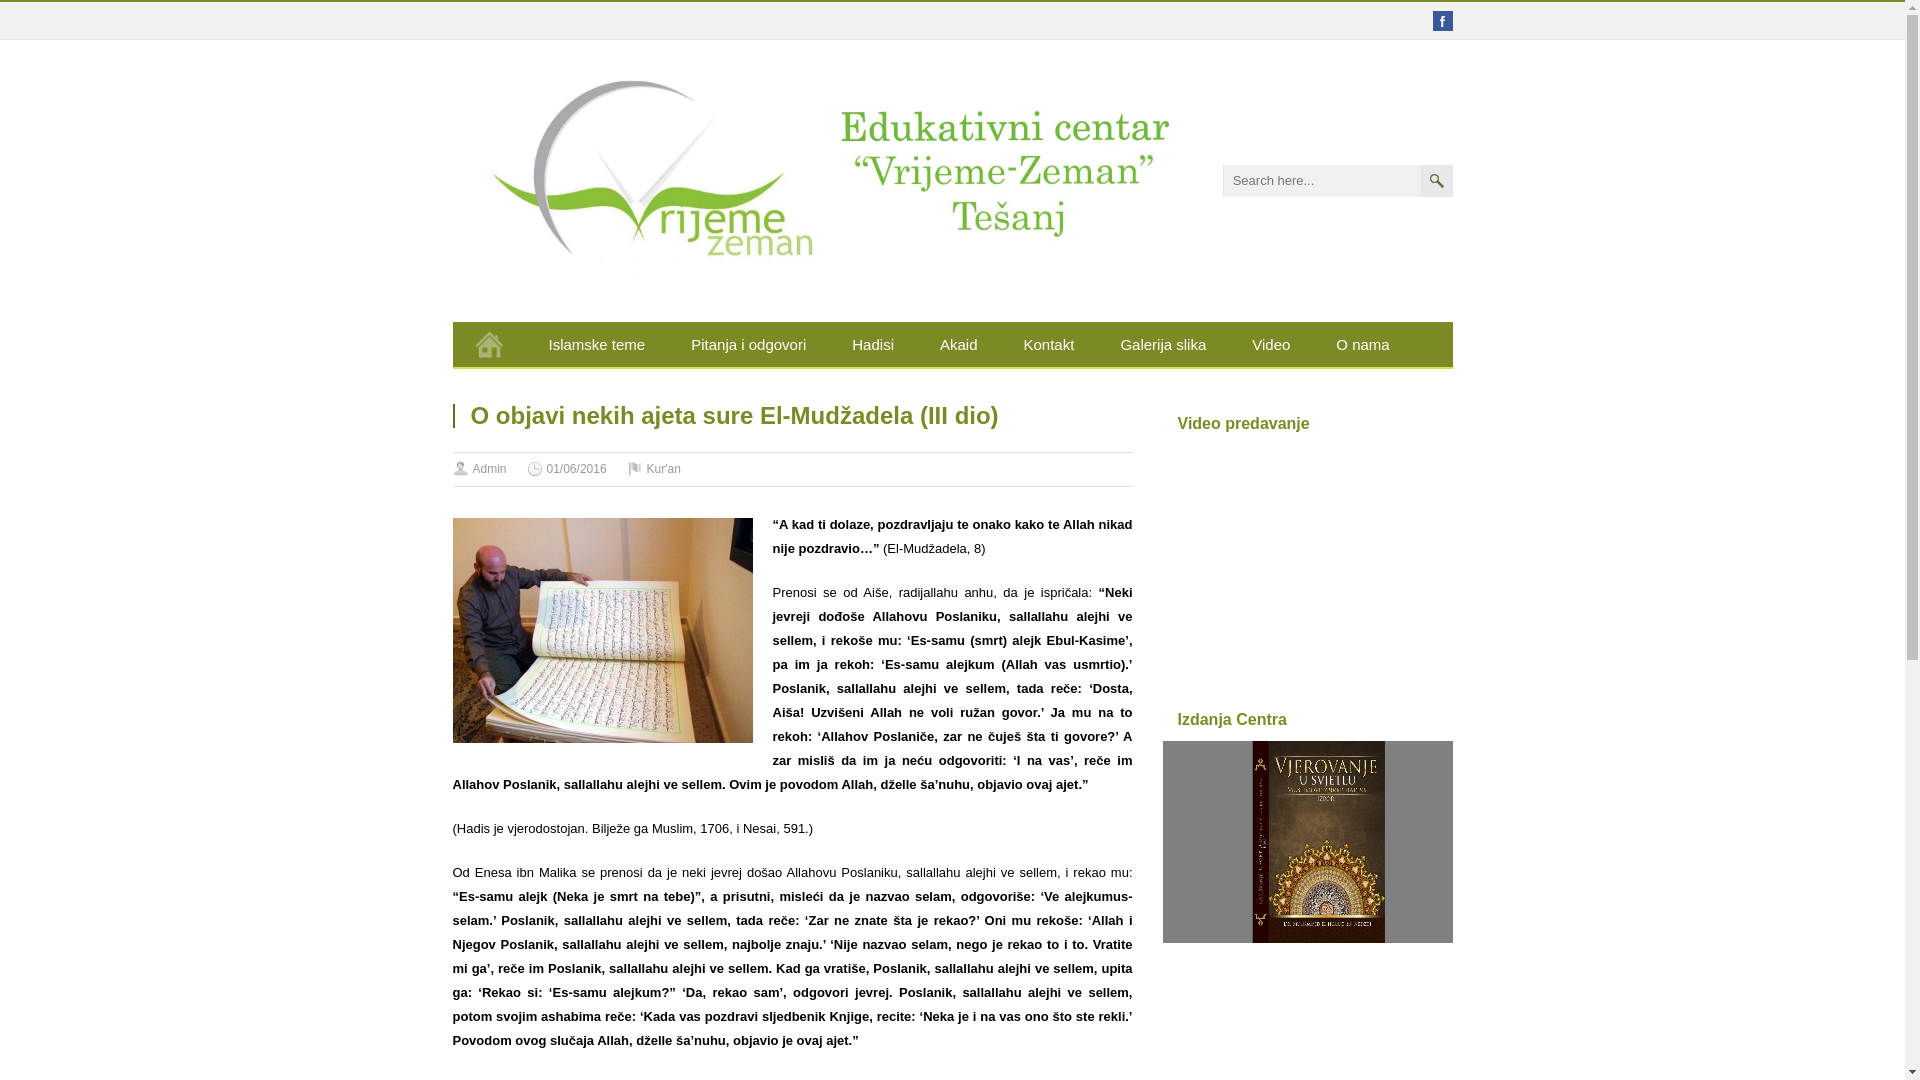 The width and height of the screenshot is (1920, 1080). Describe the element at coordinates (1270, 343) in the screenshot. I see `'Video'` at that location.